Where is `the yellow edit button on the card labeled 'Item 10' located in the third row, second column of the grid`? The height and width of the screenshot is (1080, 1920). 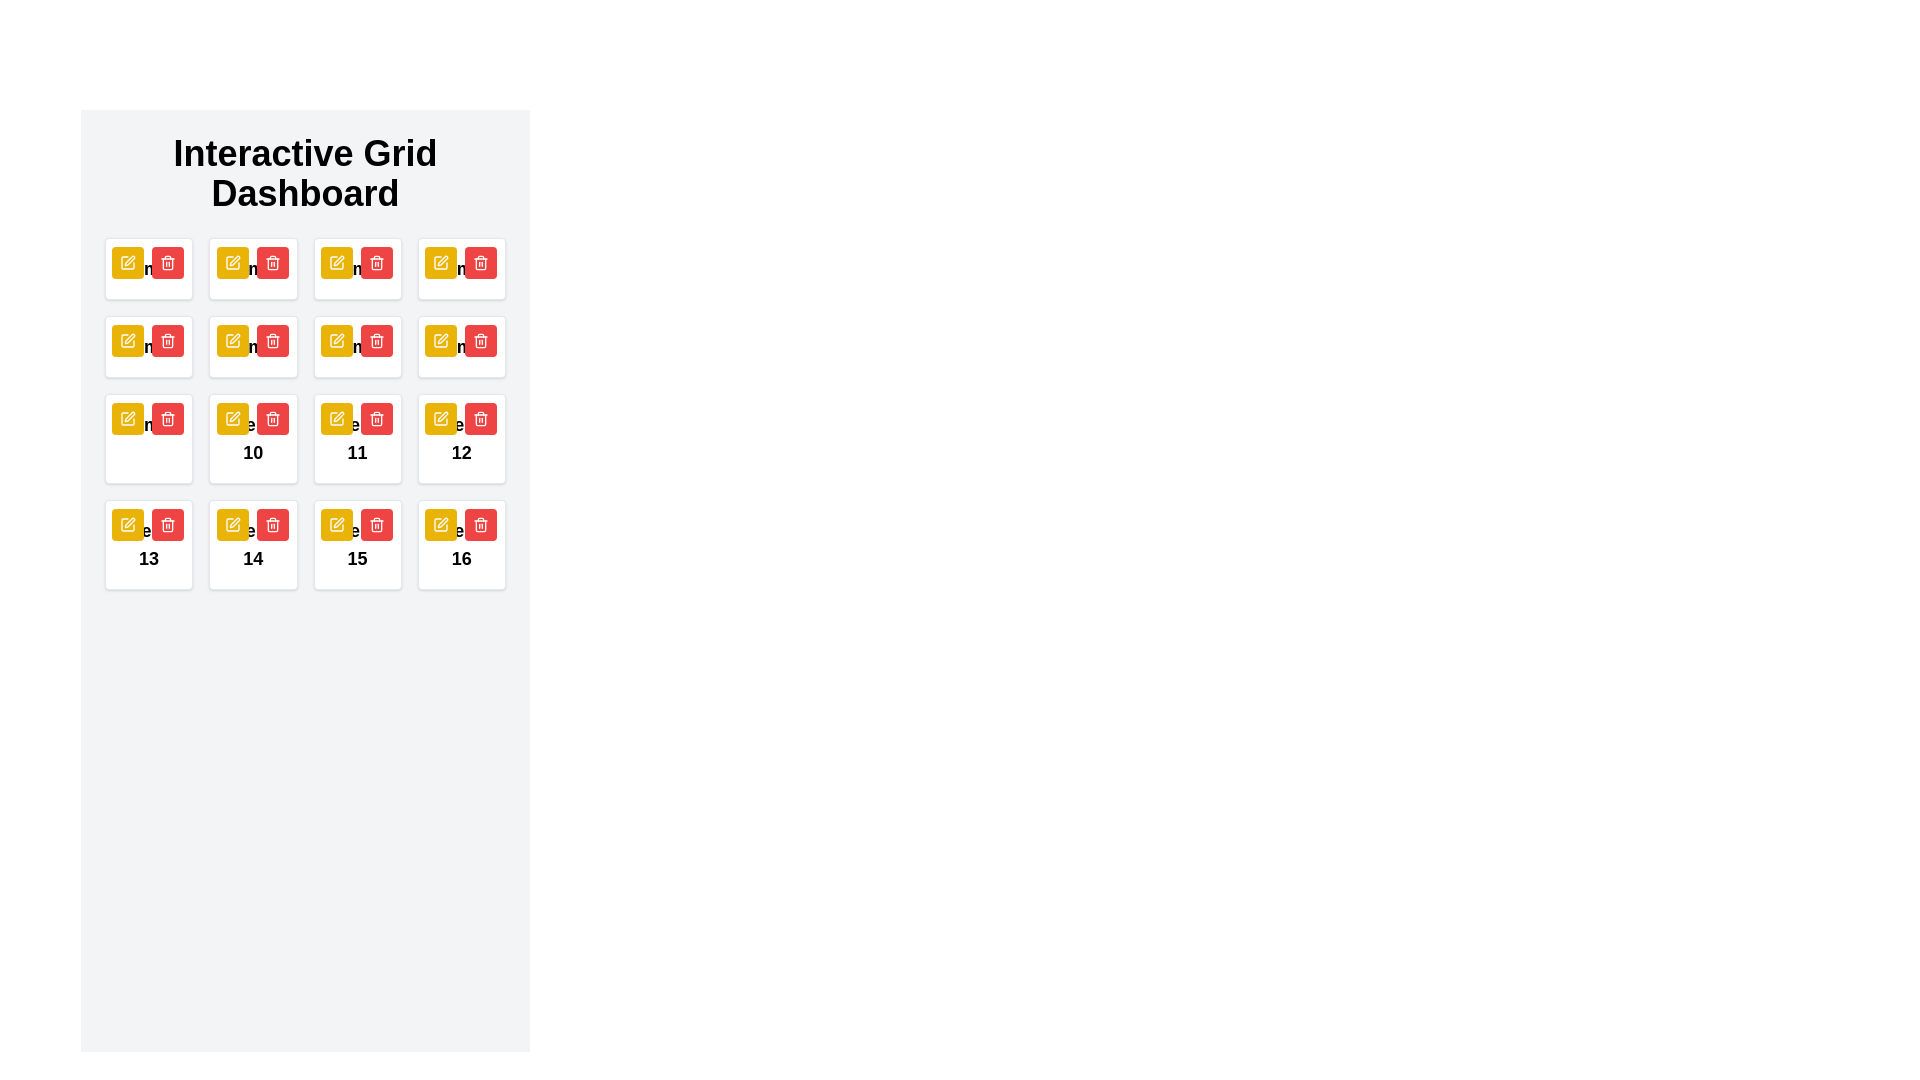 the yellow edit button on the card labeled 'Item 10' located in the third row, second column of the grid is located at coordinates (252, 438).